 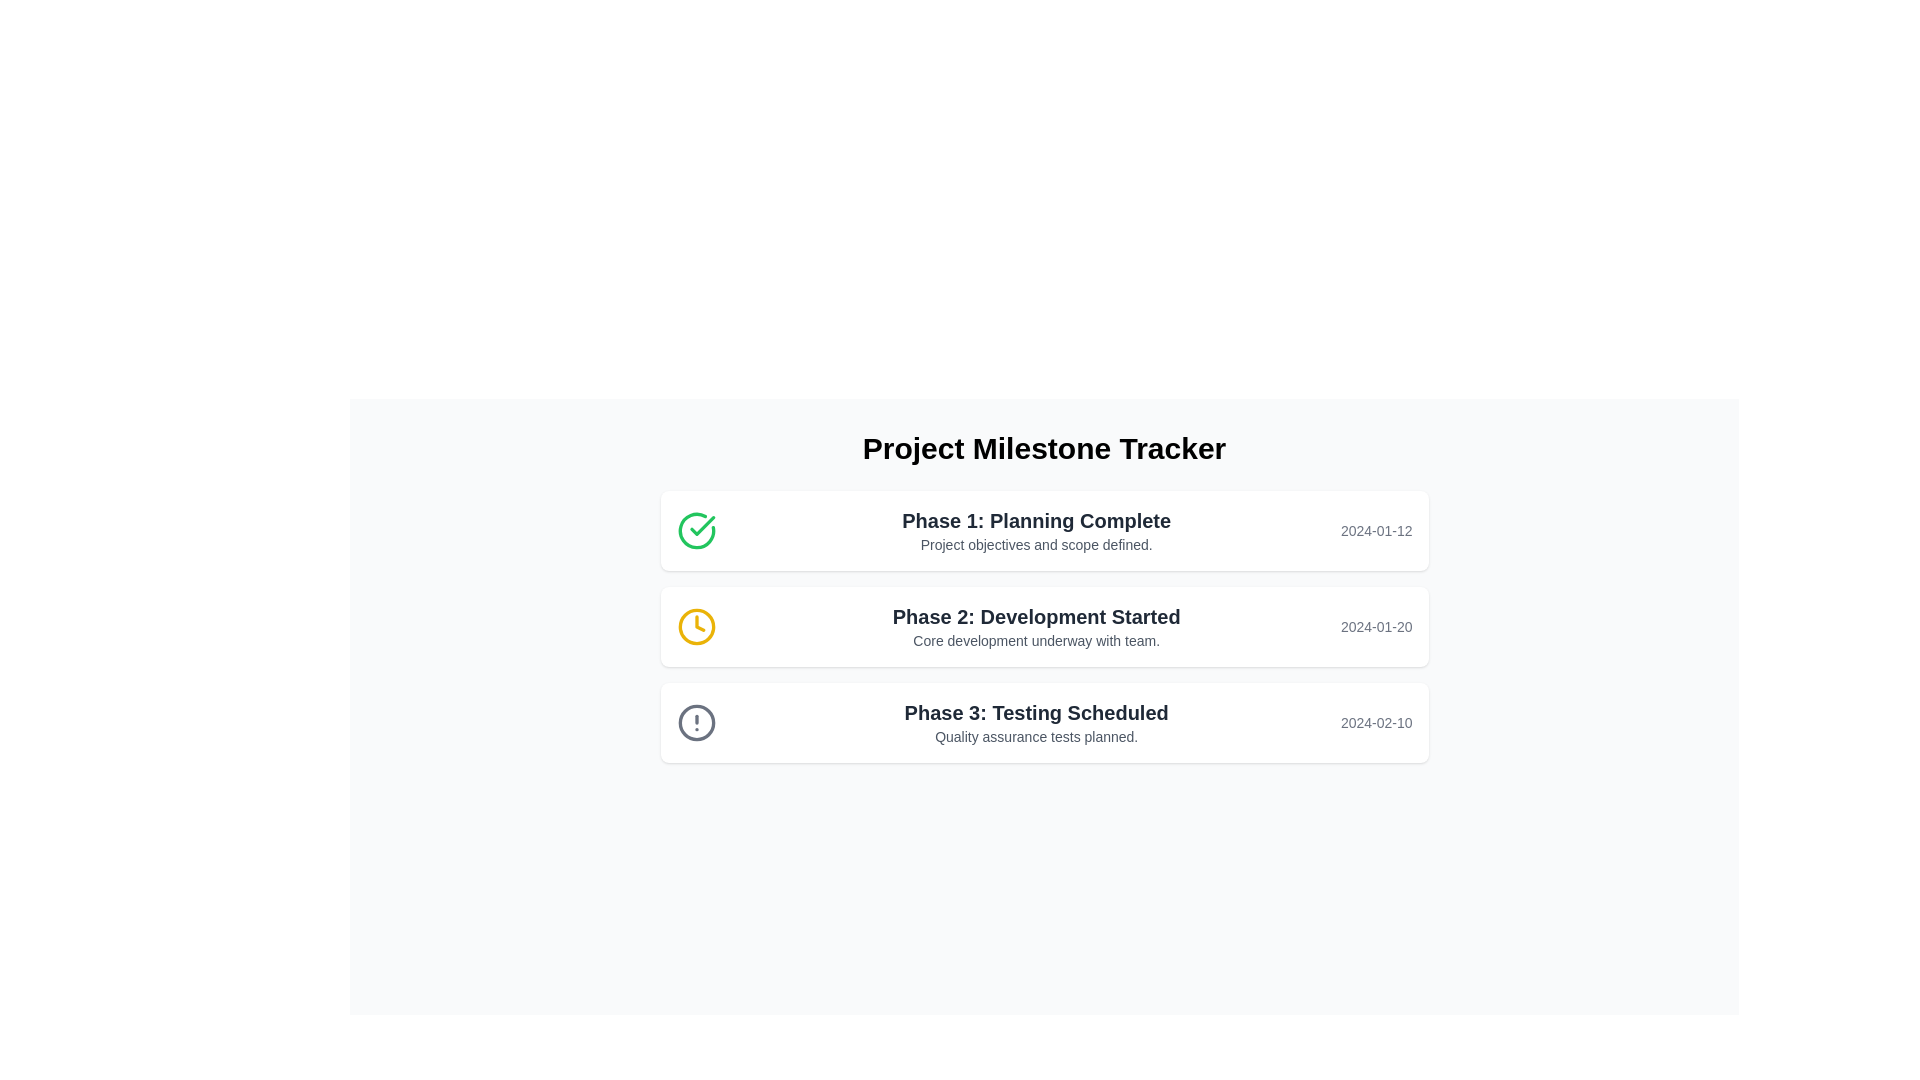 I want to click on the Text Label that provides information about the scheduled date for the milestone located on the right side within the third record of the milestone tracker list, aligned with 'Phase 3: Testing Scheduled' for potential tooltip display, so click(x=1375, y=722).